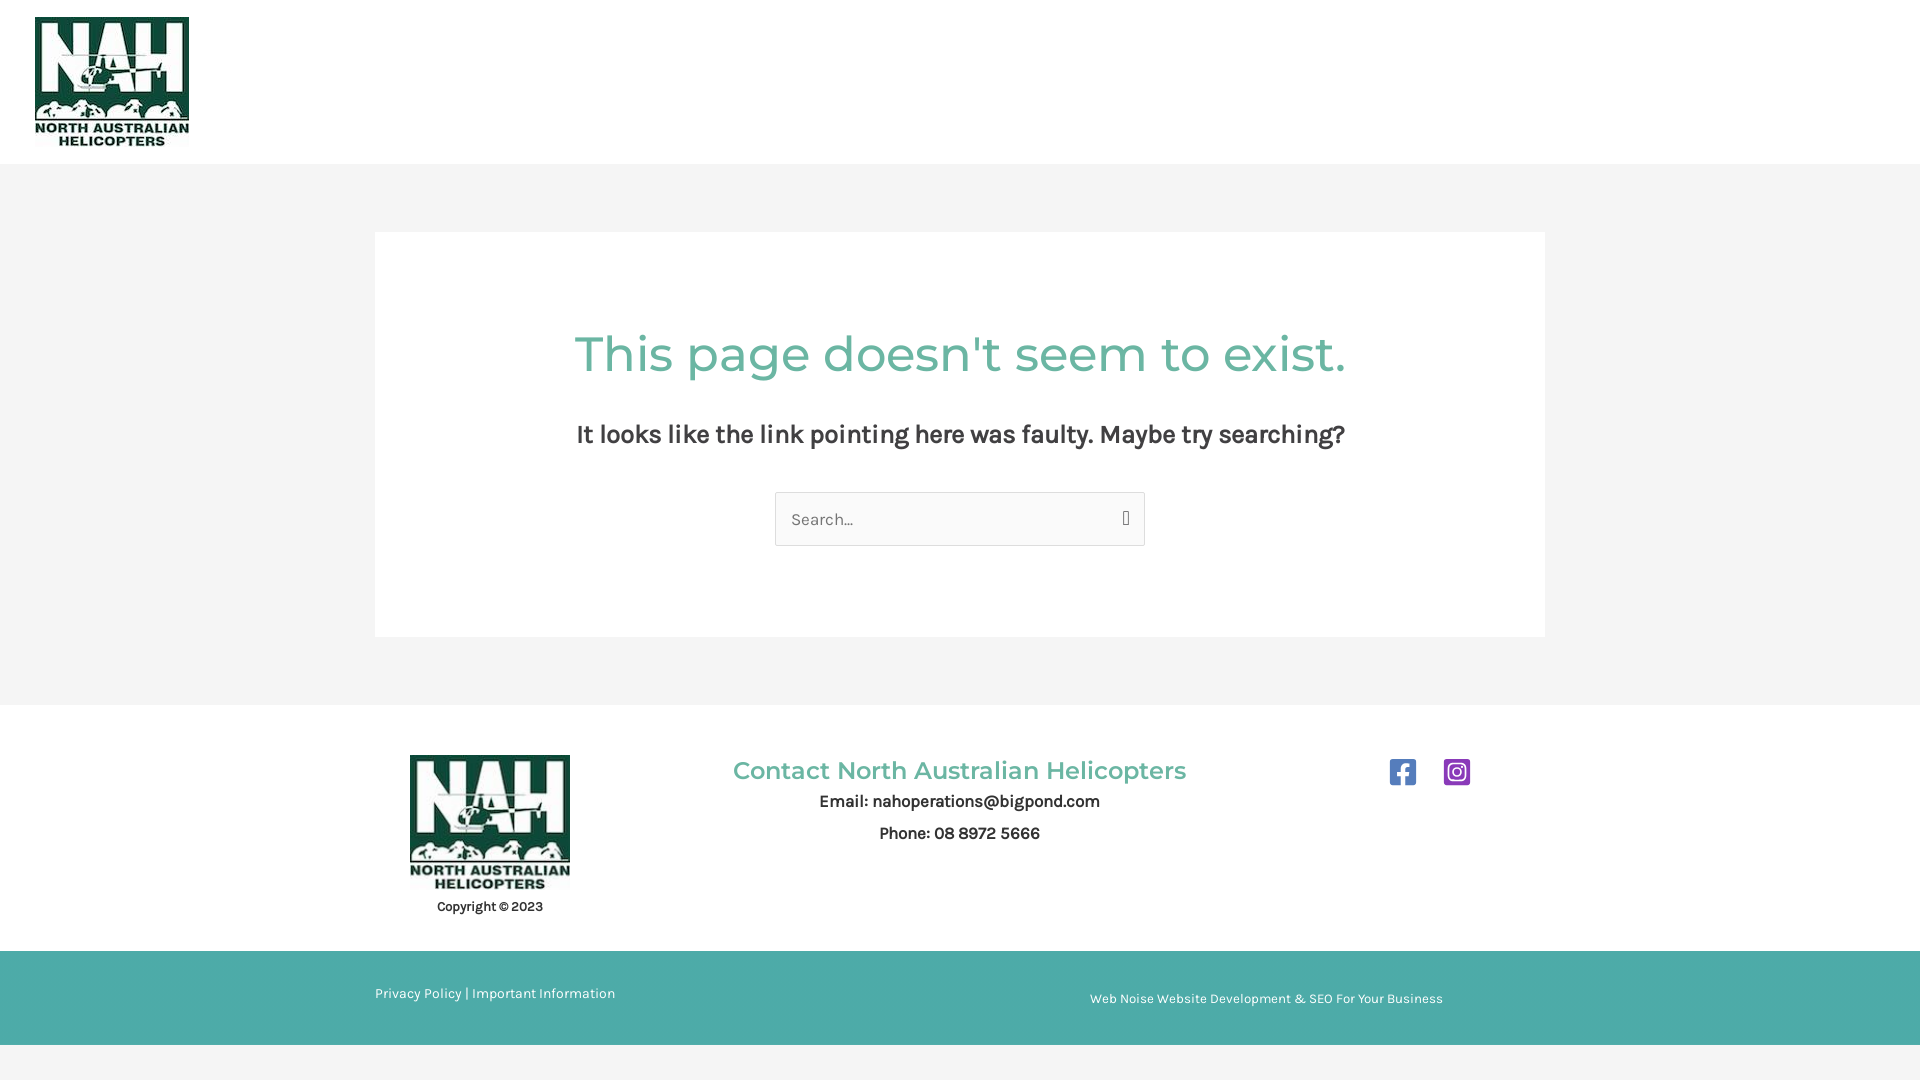  What do you see at coordinates (1656, 80) in the screenshot?
I see `'Contact'` at bounding box center [1656, 80].